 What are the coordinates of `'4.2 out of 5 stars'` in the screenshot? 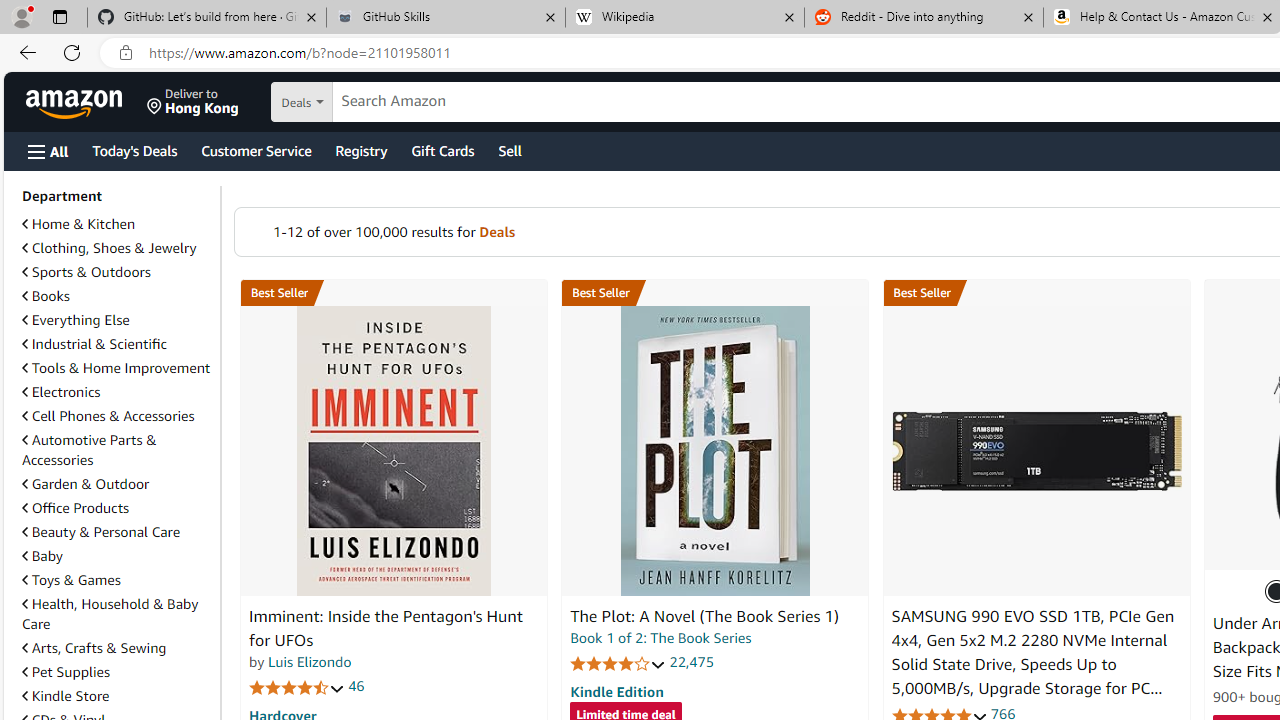 It's located at (617, 663).